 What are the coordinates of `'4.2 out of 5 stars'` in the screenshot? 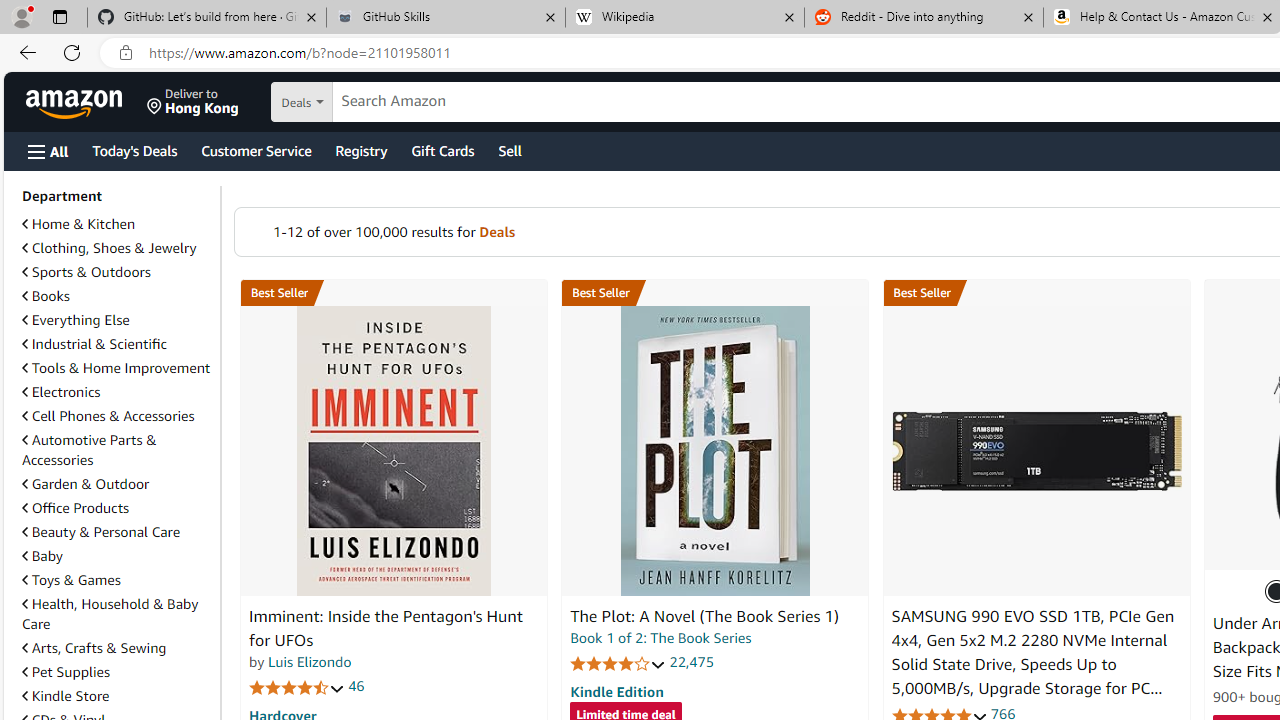 It's located at (617, 663).